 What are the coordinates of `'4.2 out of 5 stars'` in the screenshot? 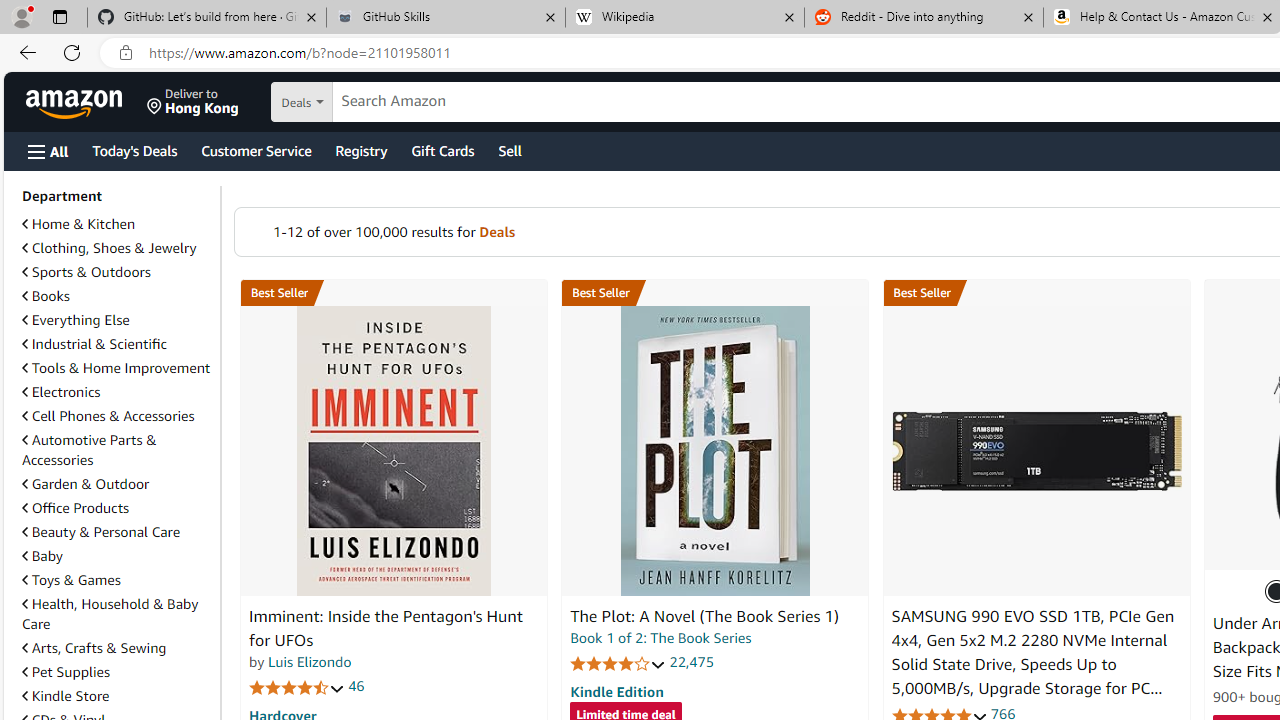 It's located at (617, 663).